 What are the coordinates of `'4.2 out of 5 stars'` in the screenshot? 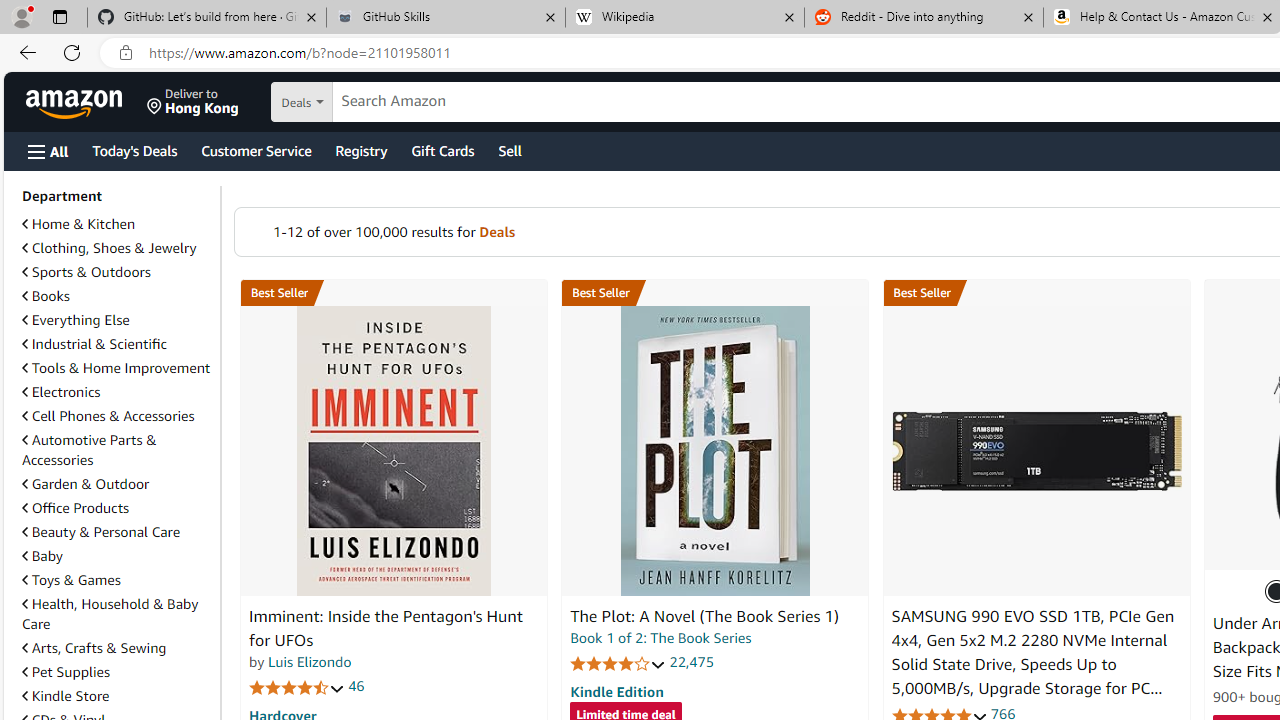 It's located at (617, 663).